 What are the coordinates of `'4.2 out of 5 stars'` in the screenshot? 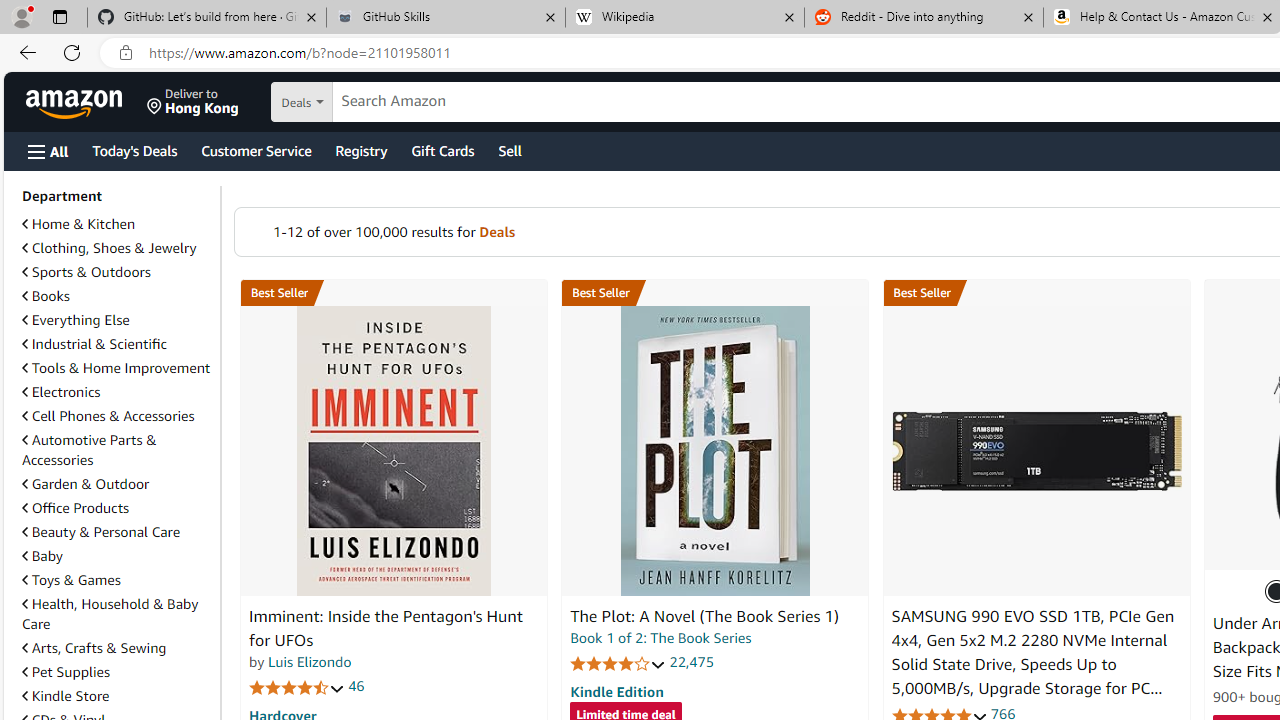 It's located at (617, 663).